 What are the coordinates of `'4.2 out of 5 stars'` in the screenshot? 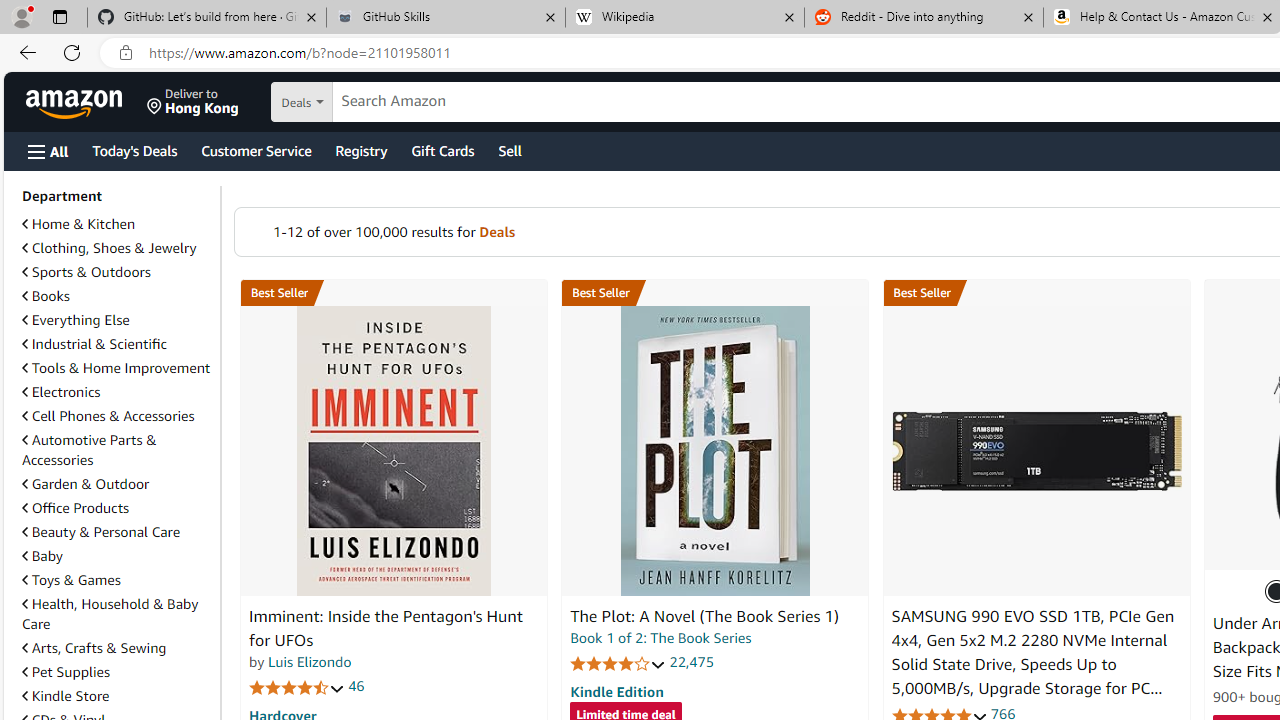 It's located at (617, 663).